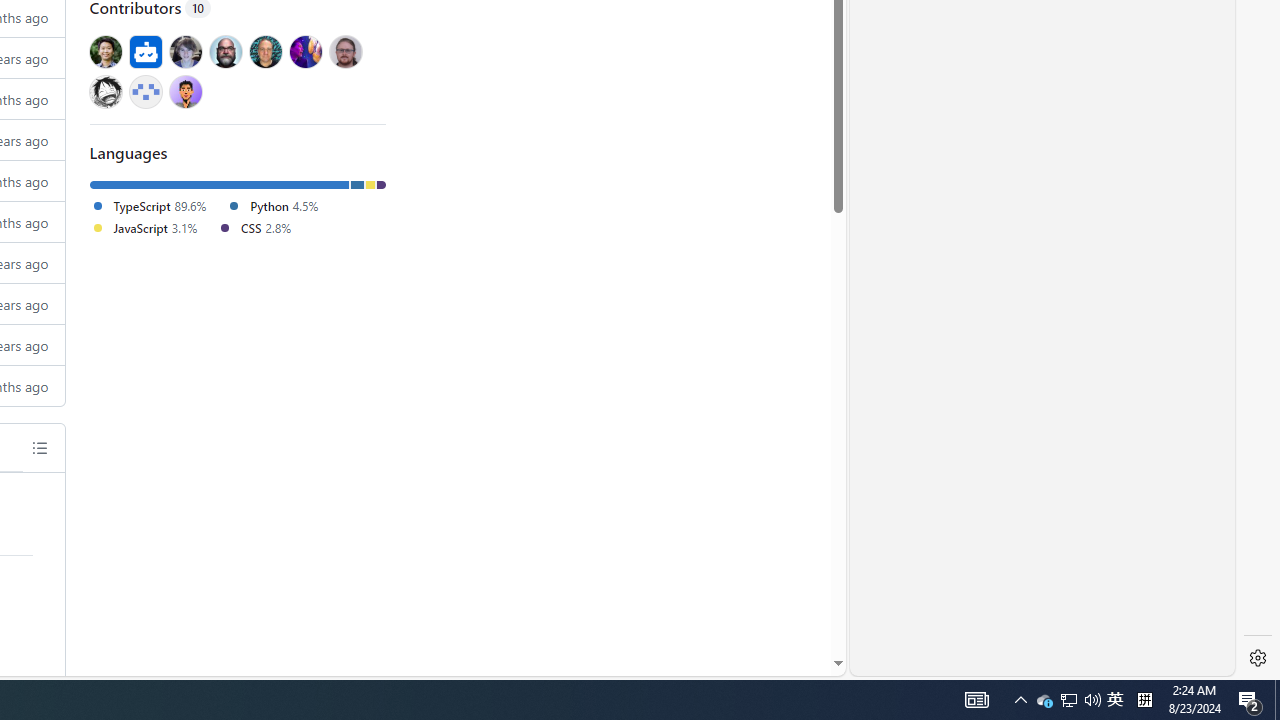 The height and width of the screenshot is (720, 1280). What do you see at coordinates (39, 446) in the screenshot?
I see `'Outline'` at bounding box center [39, 446].